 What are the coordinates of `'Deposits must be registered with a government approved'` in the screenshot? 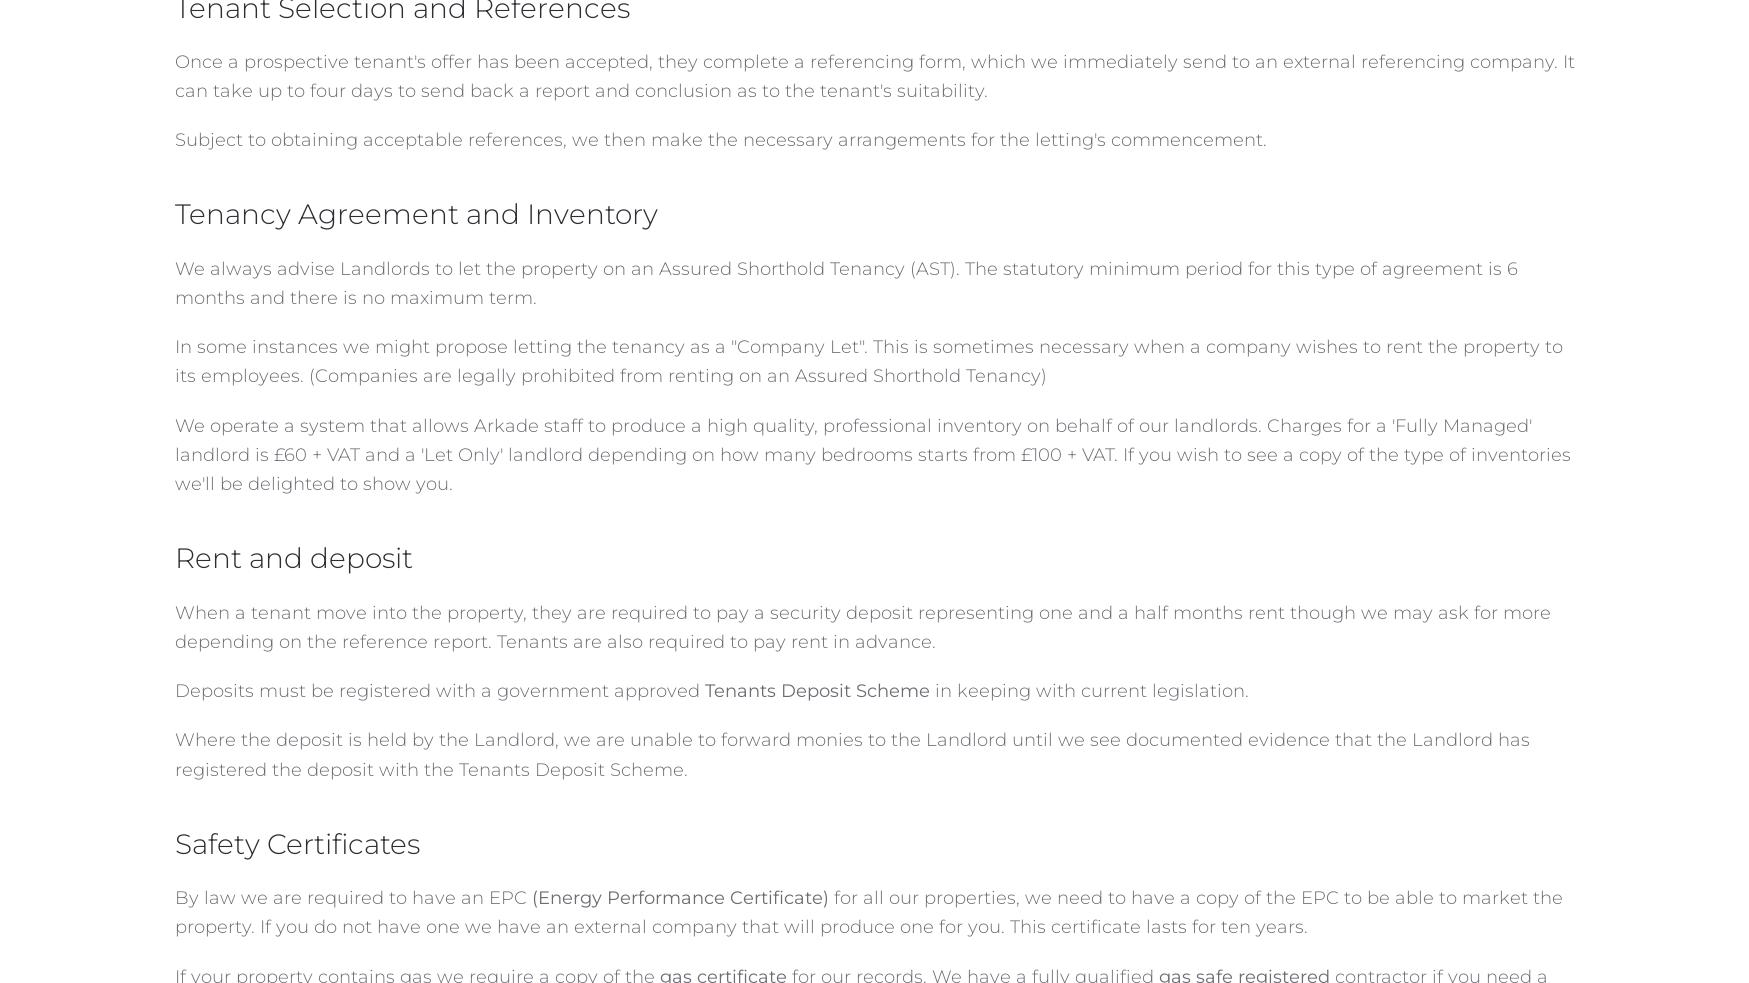 It's located at (437, 690).